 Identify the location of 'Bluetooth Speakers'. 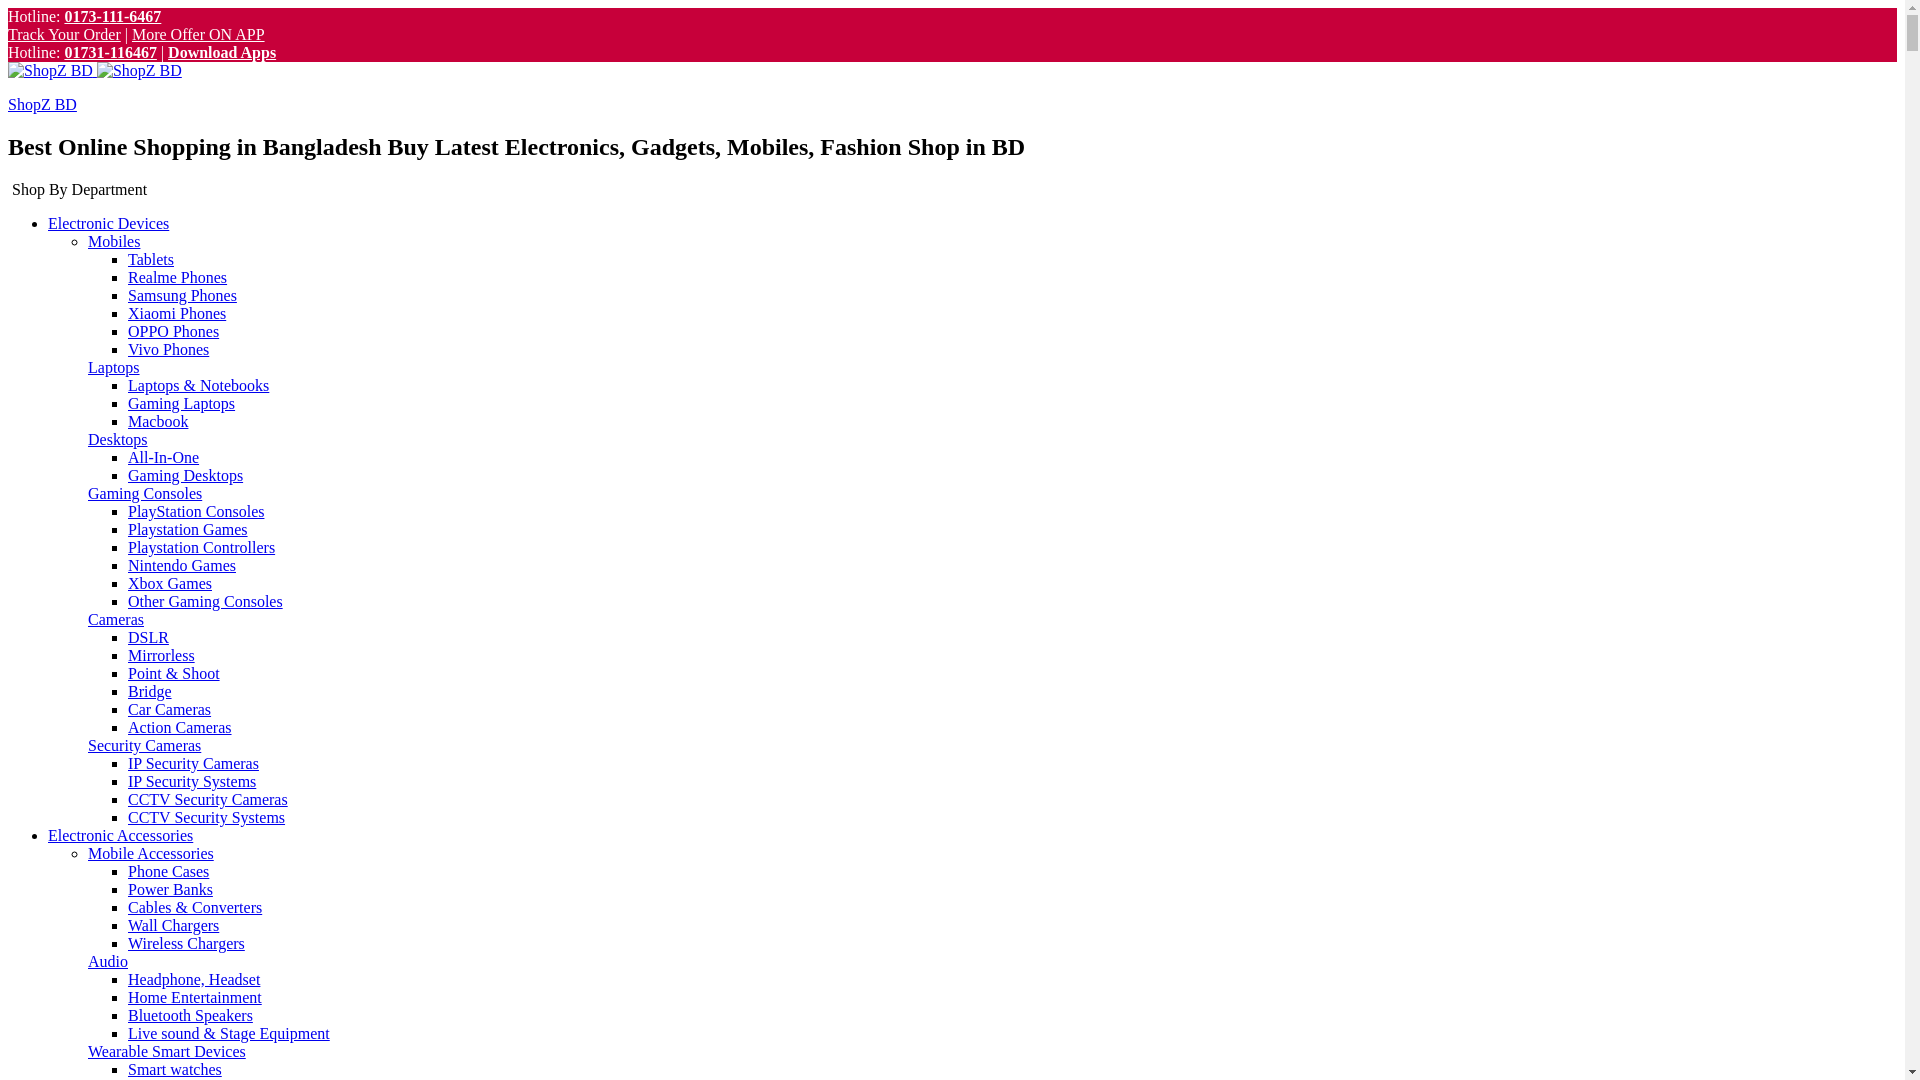
(190, 1015).